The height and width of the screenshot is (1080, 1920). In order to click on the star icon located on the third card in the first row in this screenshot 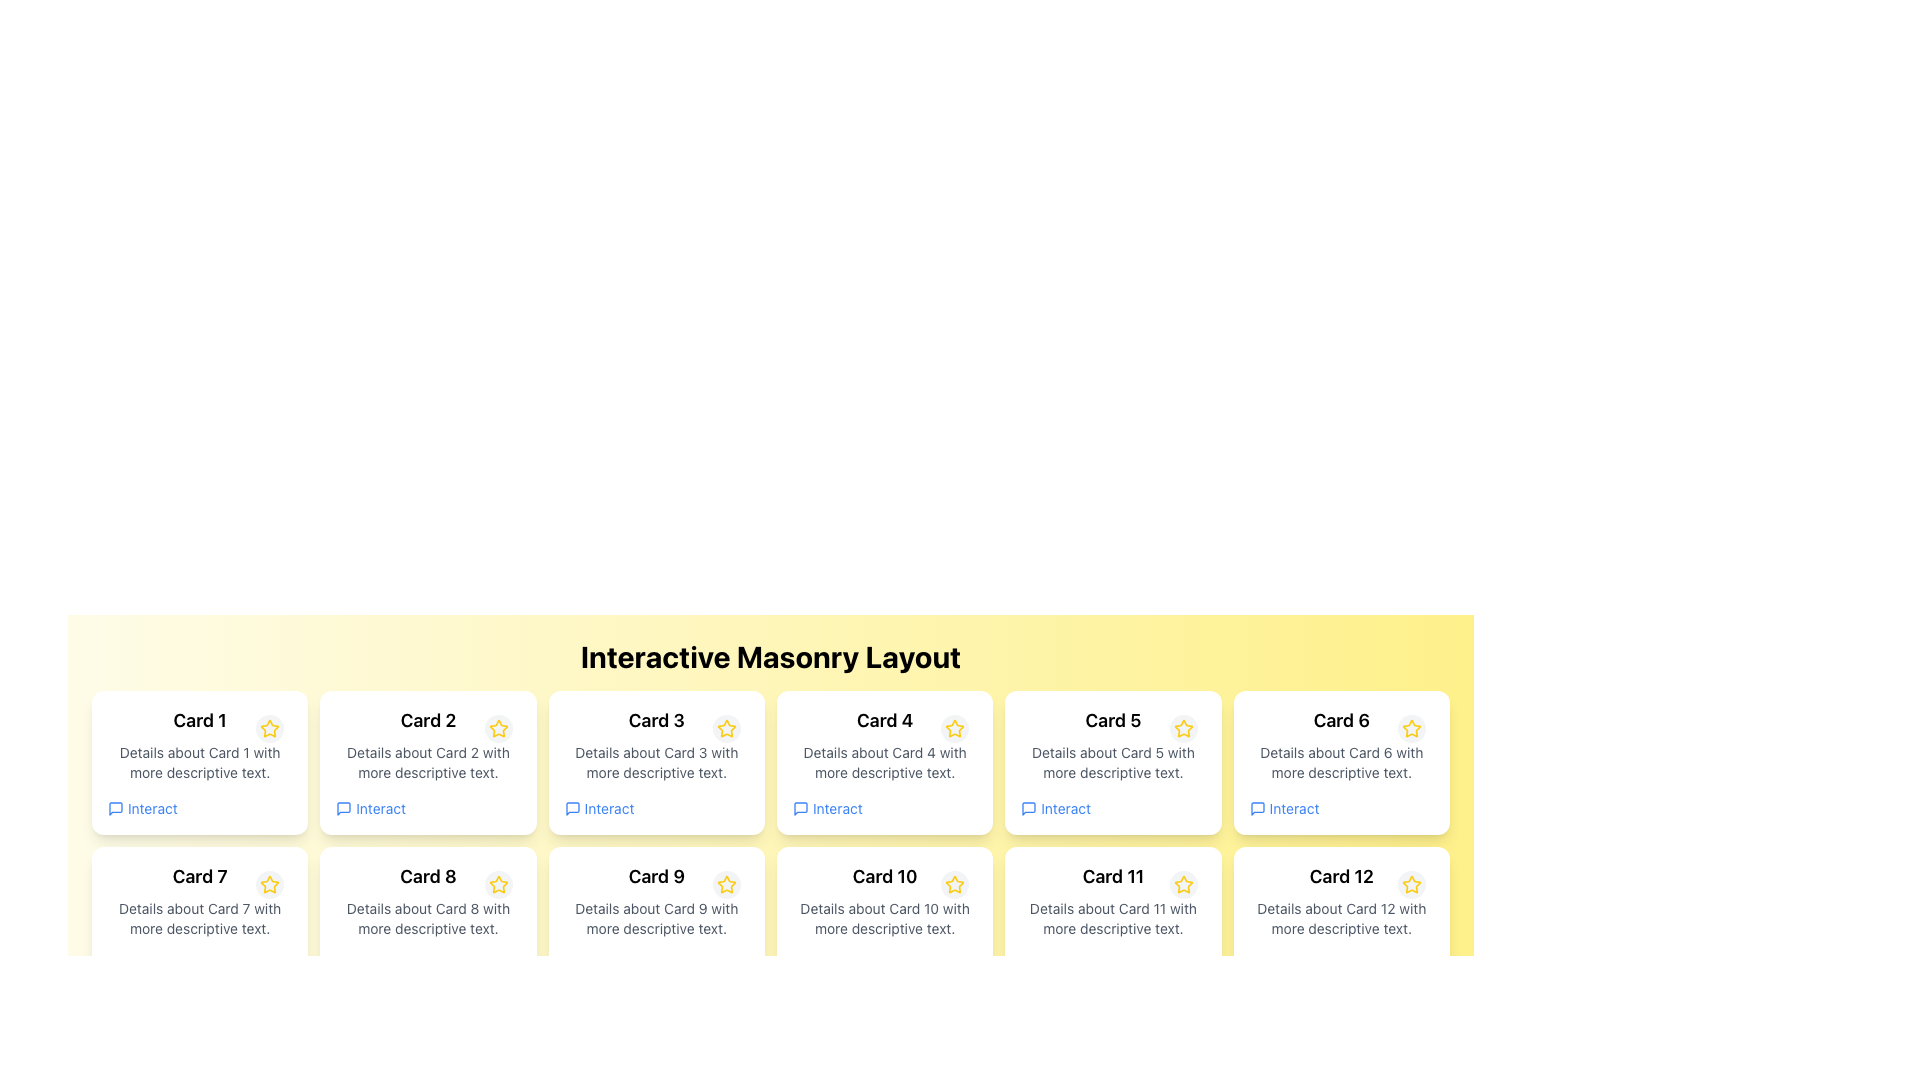, I will do `click(725, 729)`.